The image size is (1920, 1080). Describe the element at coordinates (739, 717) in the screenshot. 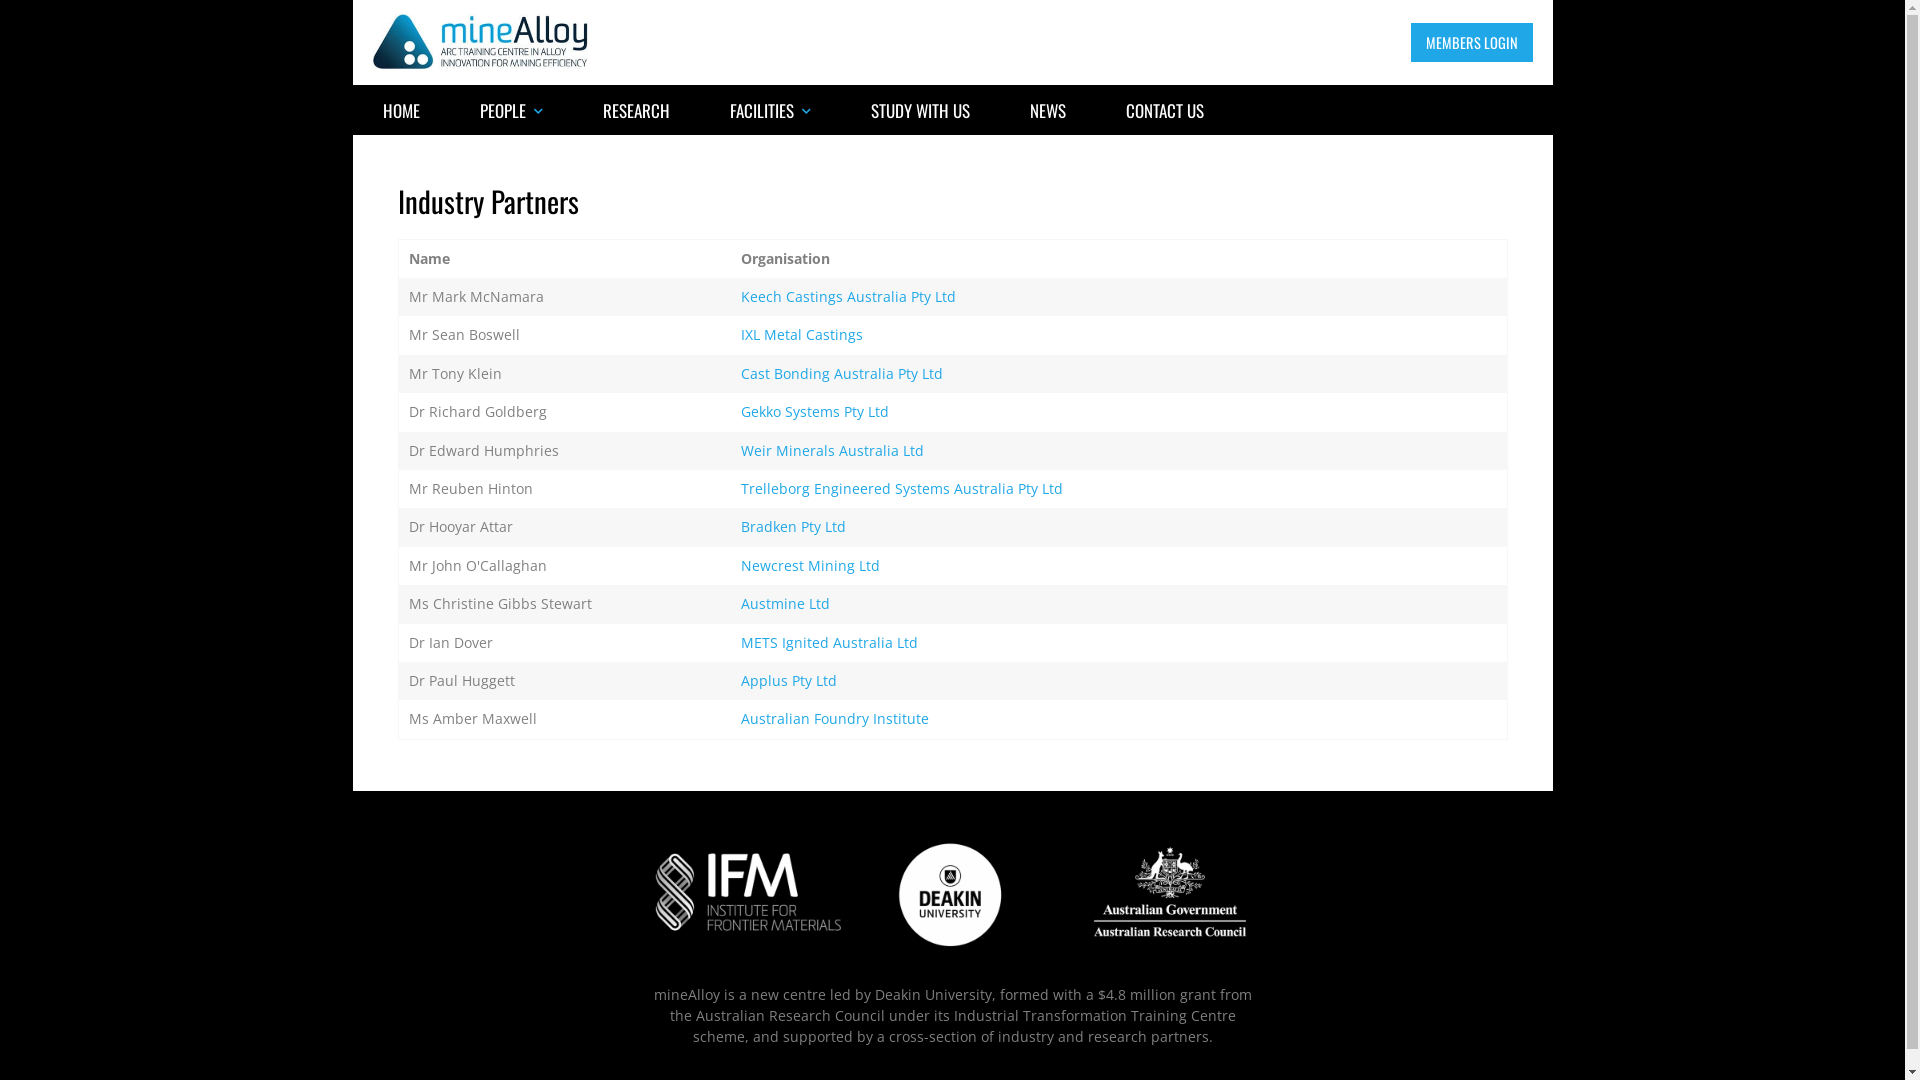

I see `'Australian Foundry Institute'` at that location.